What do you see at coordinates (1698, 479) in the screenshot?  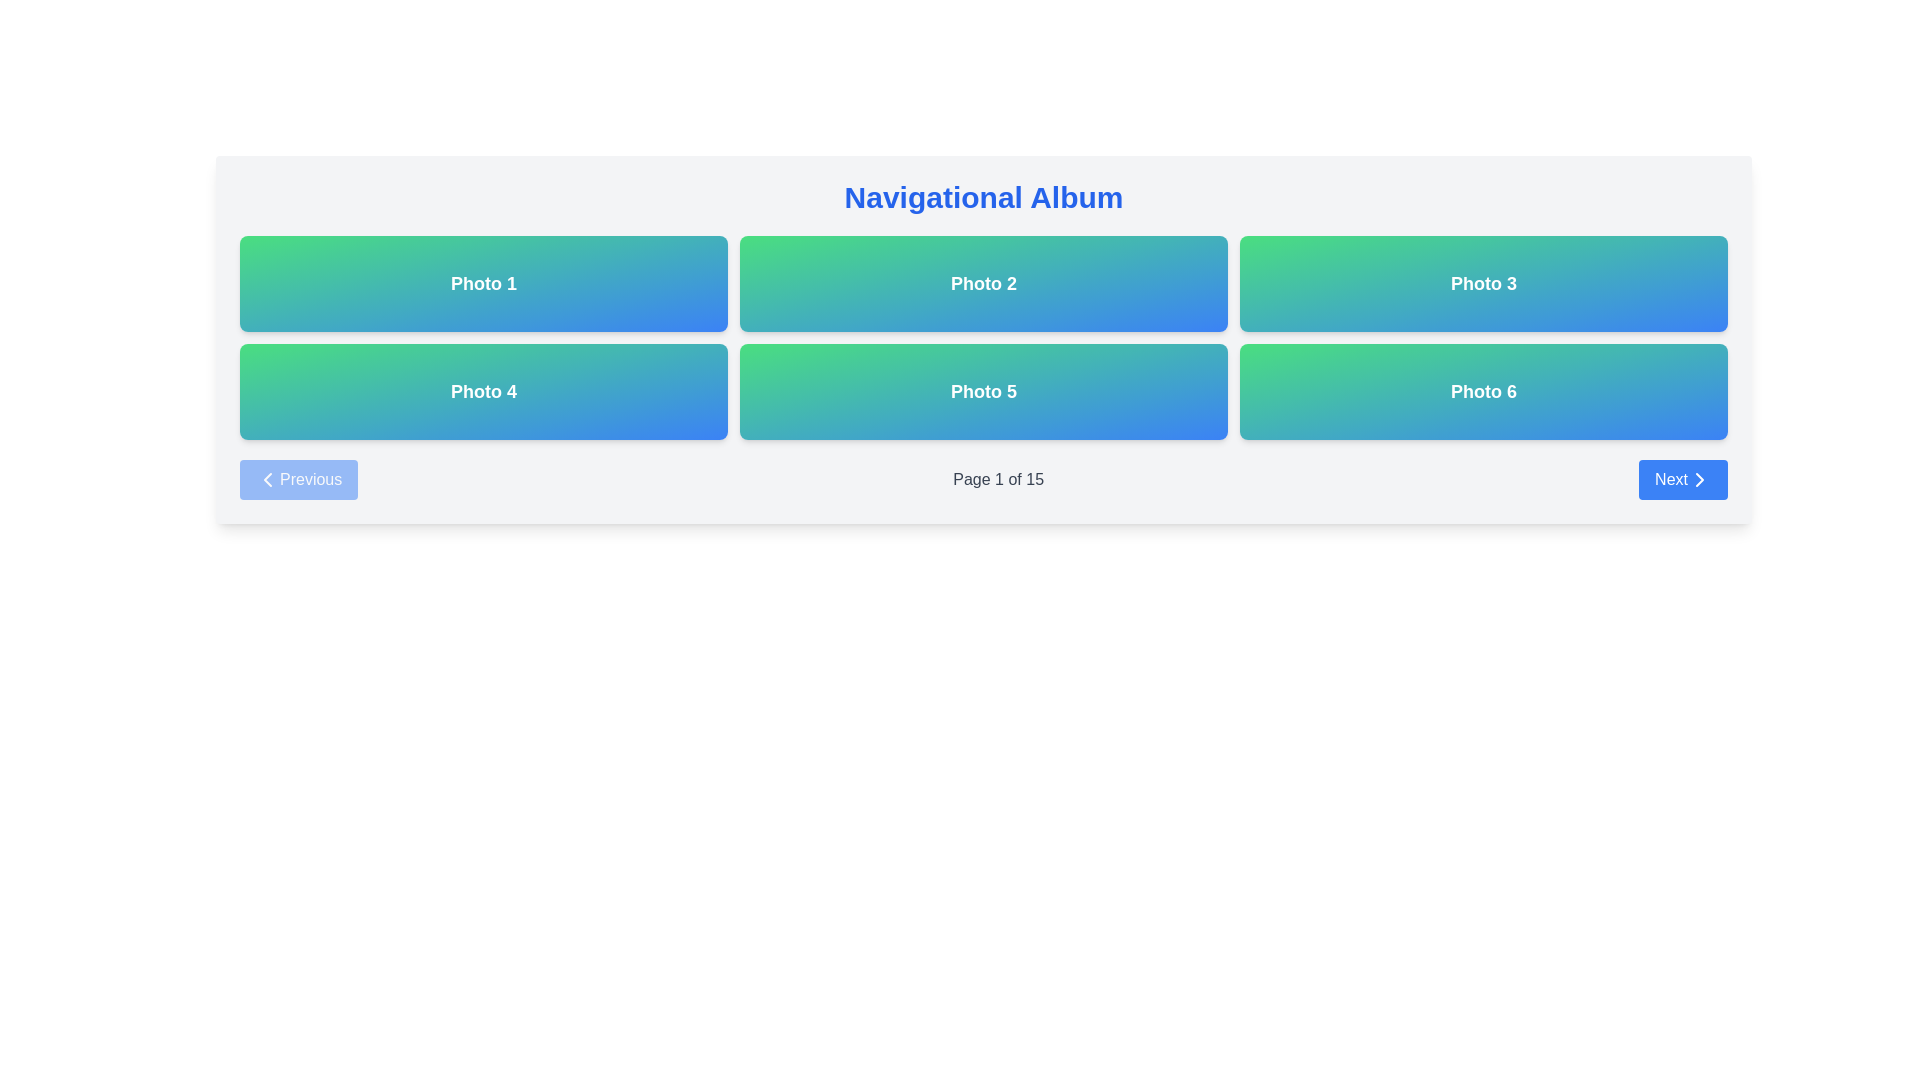 I see `the 'Next' button which contains the small right-pointing chevron icon` at bounding box center [1698, 479].